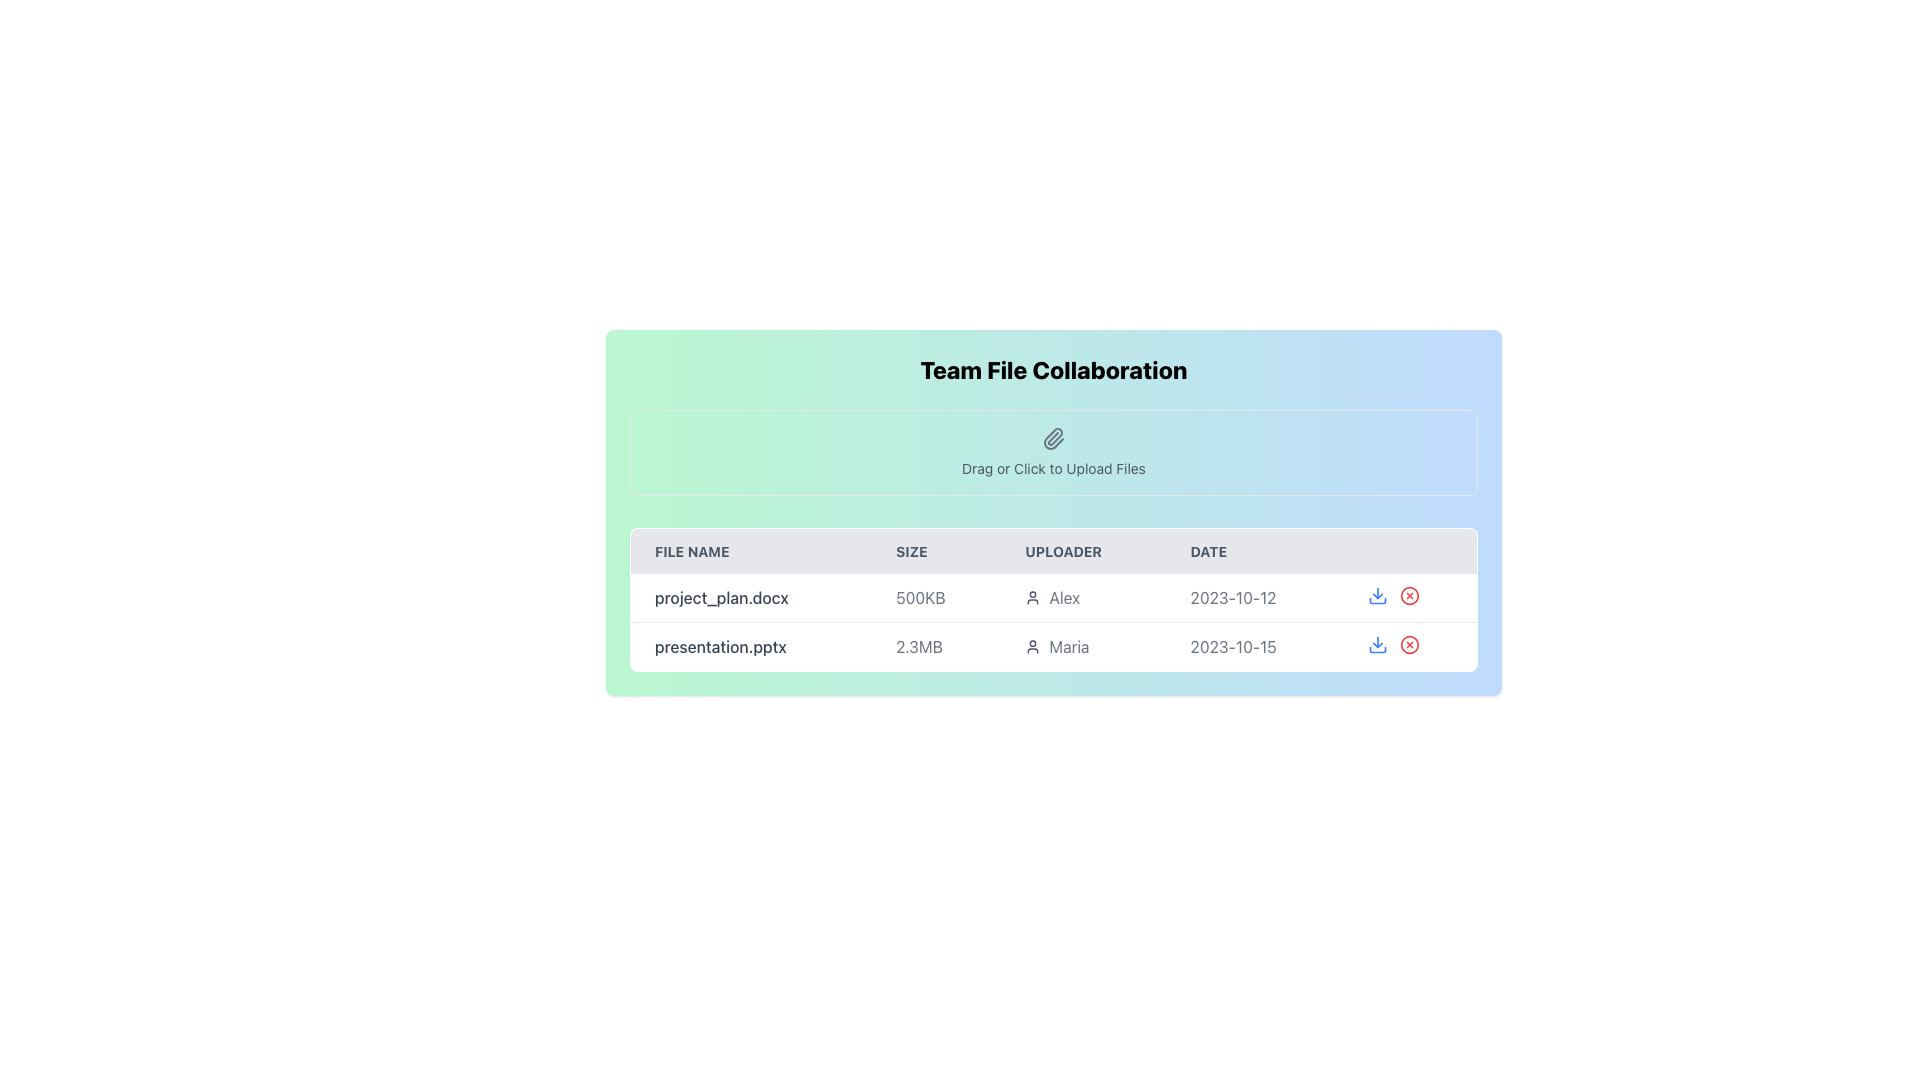  What do you see at coordinates (1053, 452) in the screenshot?
I see `the File upload area, which is a rectangular section featuring a paperclip icon and the text 'Drag or Click to Upload Files', located below the title 'Team File Collaboration'` at bounding box center [1053, 452].